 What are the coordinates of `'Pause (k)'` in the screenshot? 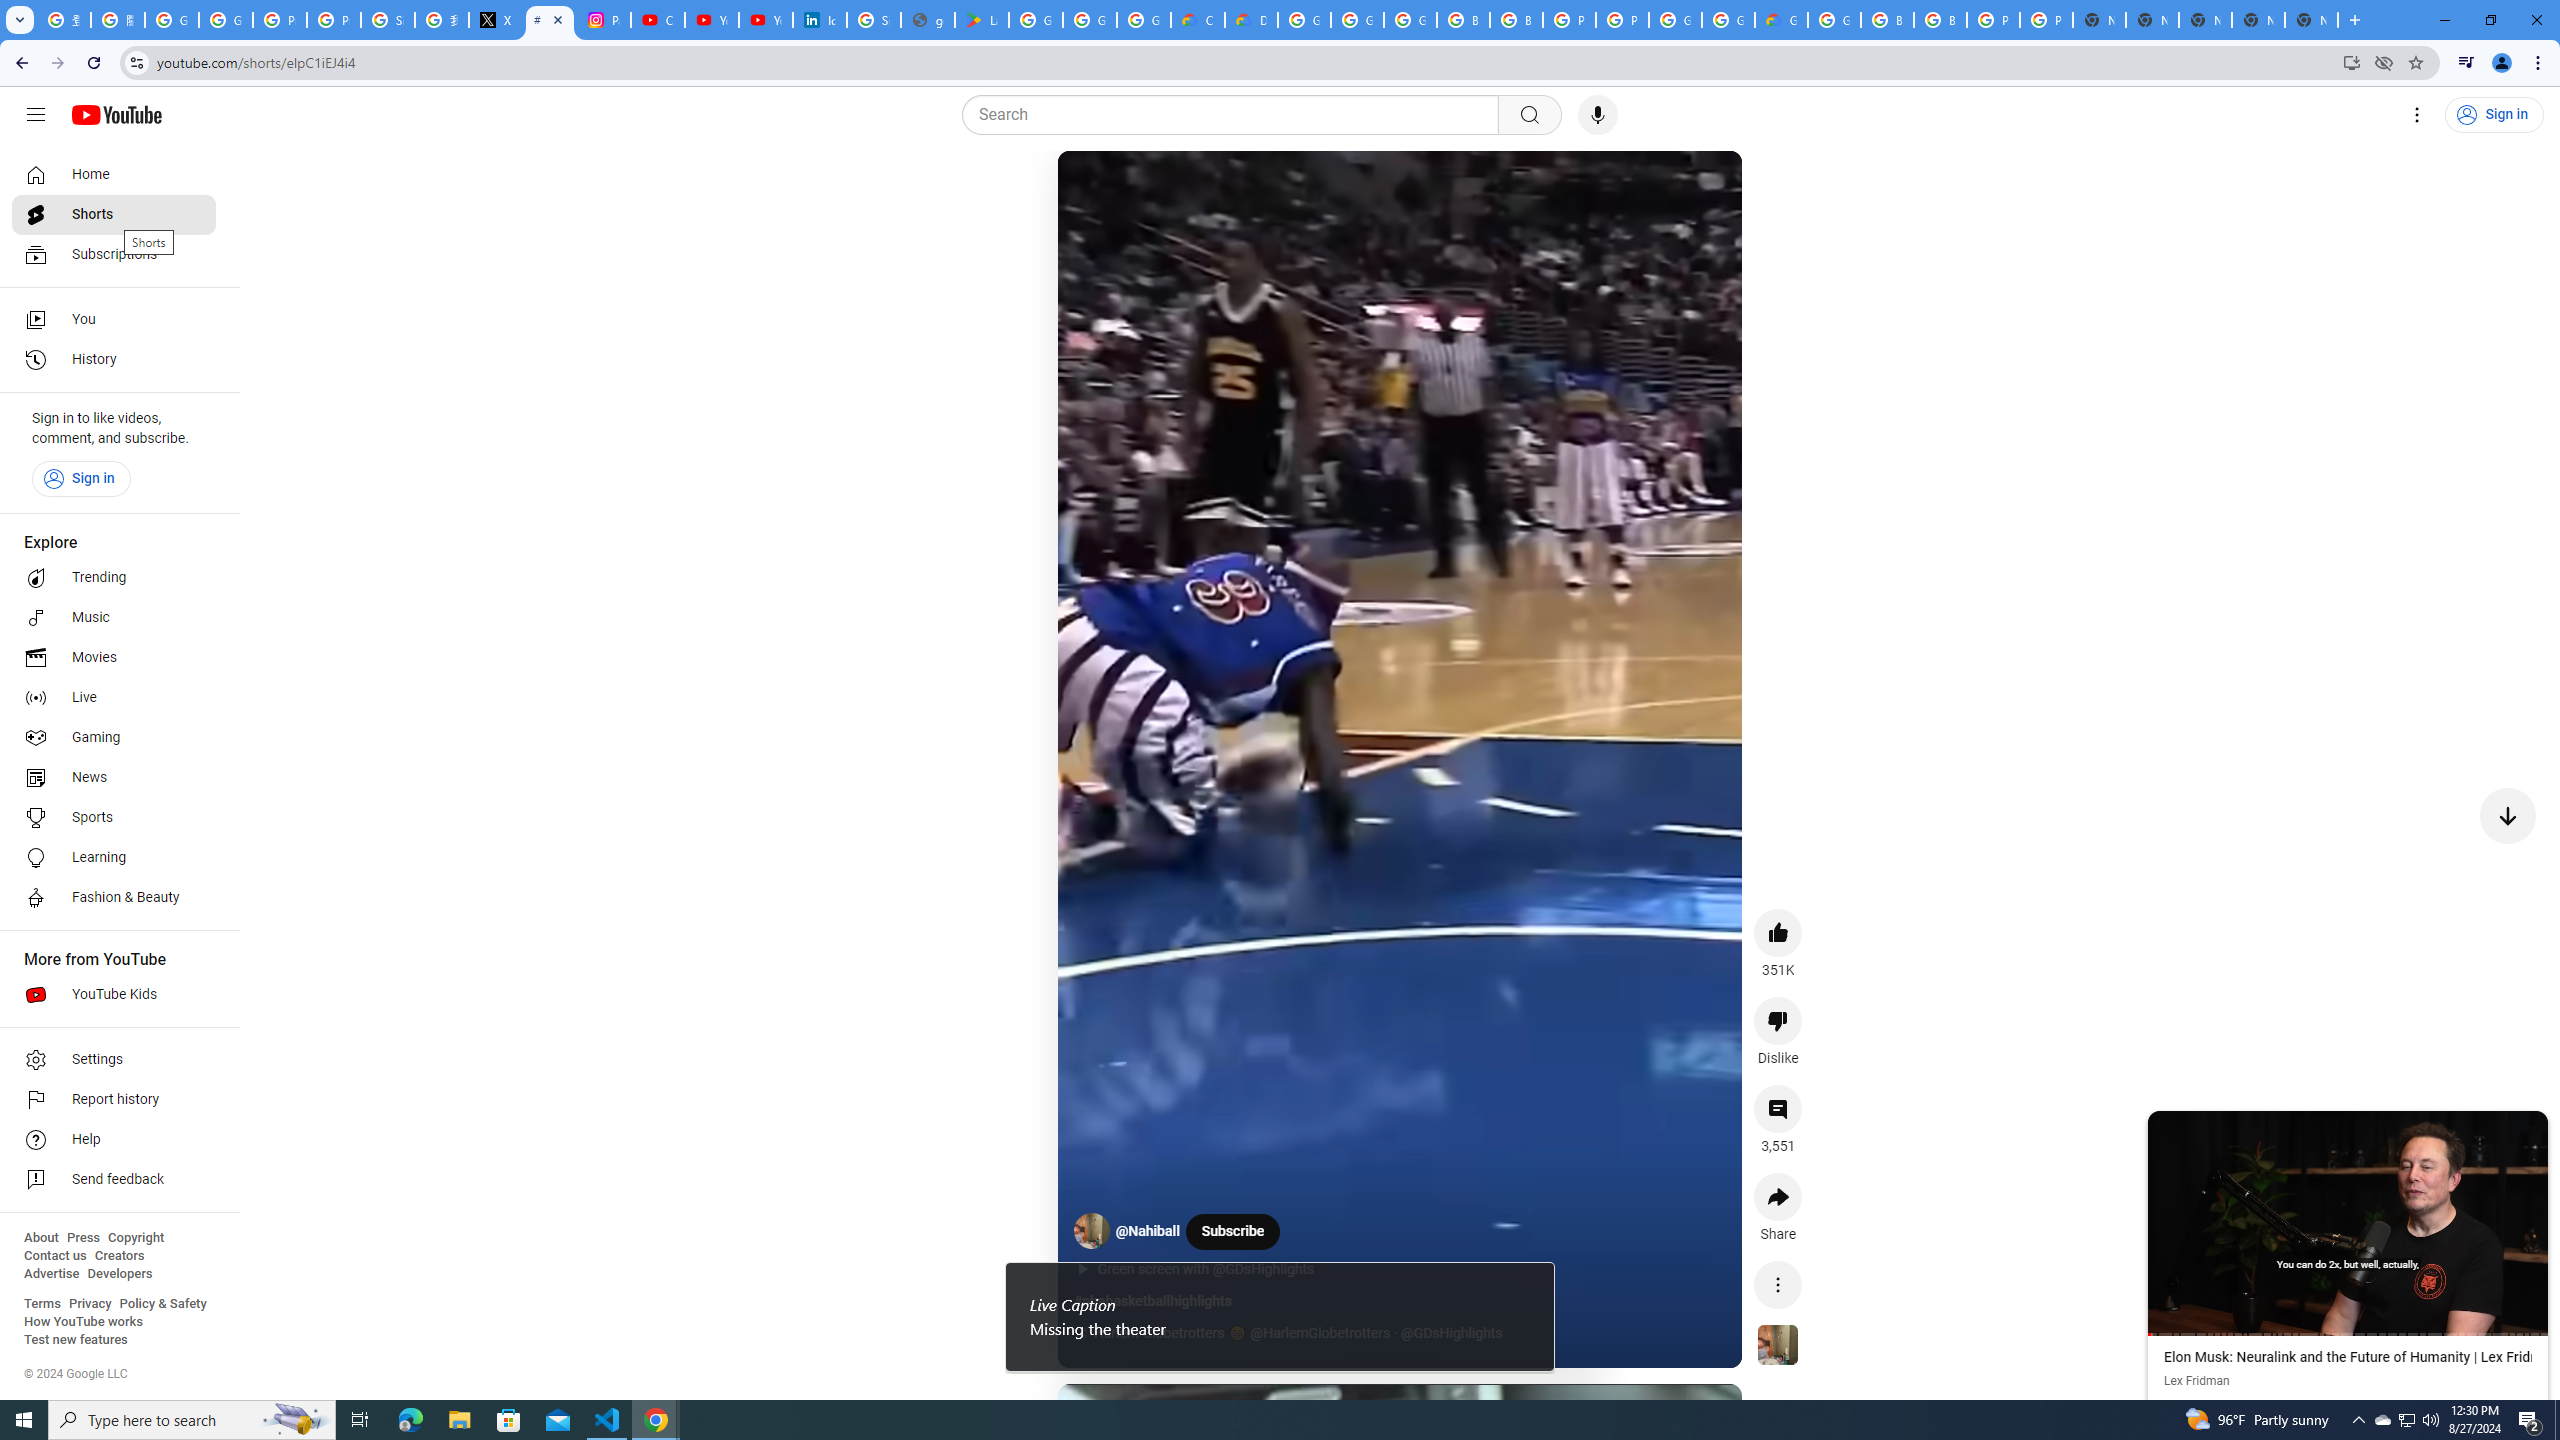 It's located at (1096, 189).